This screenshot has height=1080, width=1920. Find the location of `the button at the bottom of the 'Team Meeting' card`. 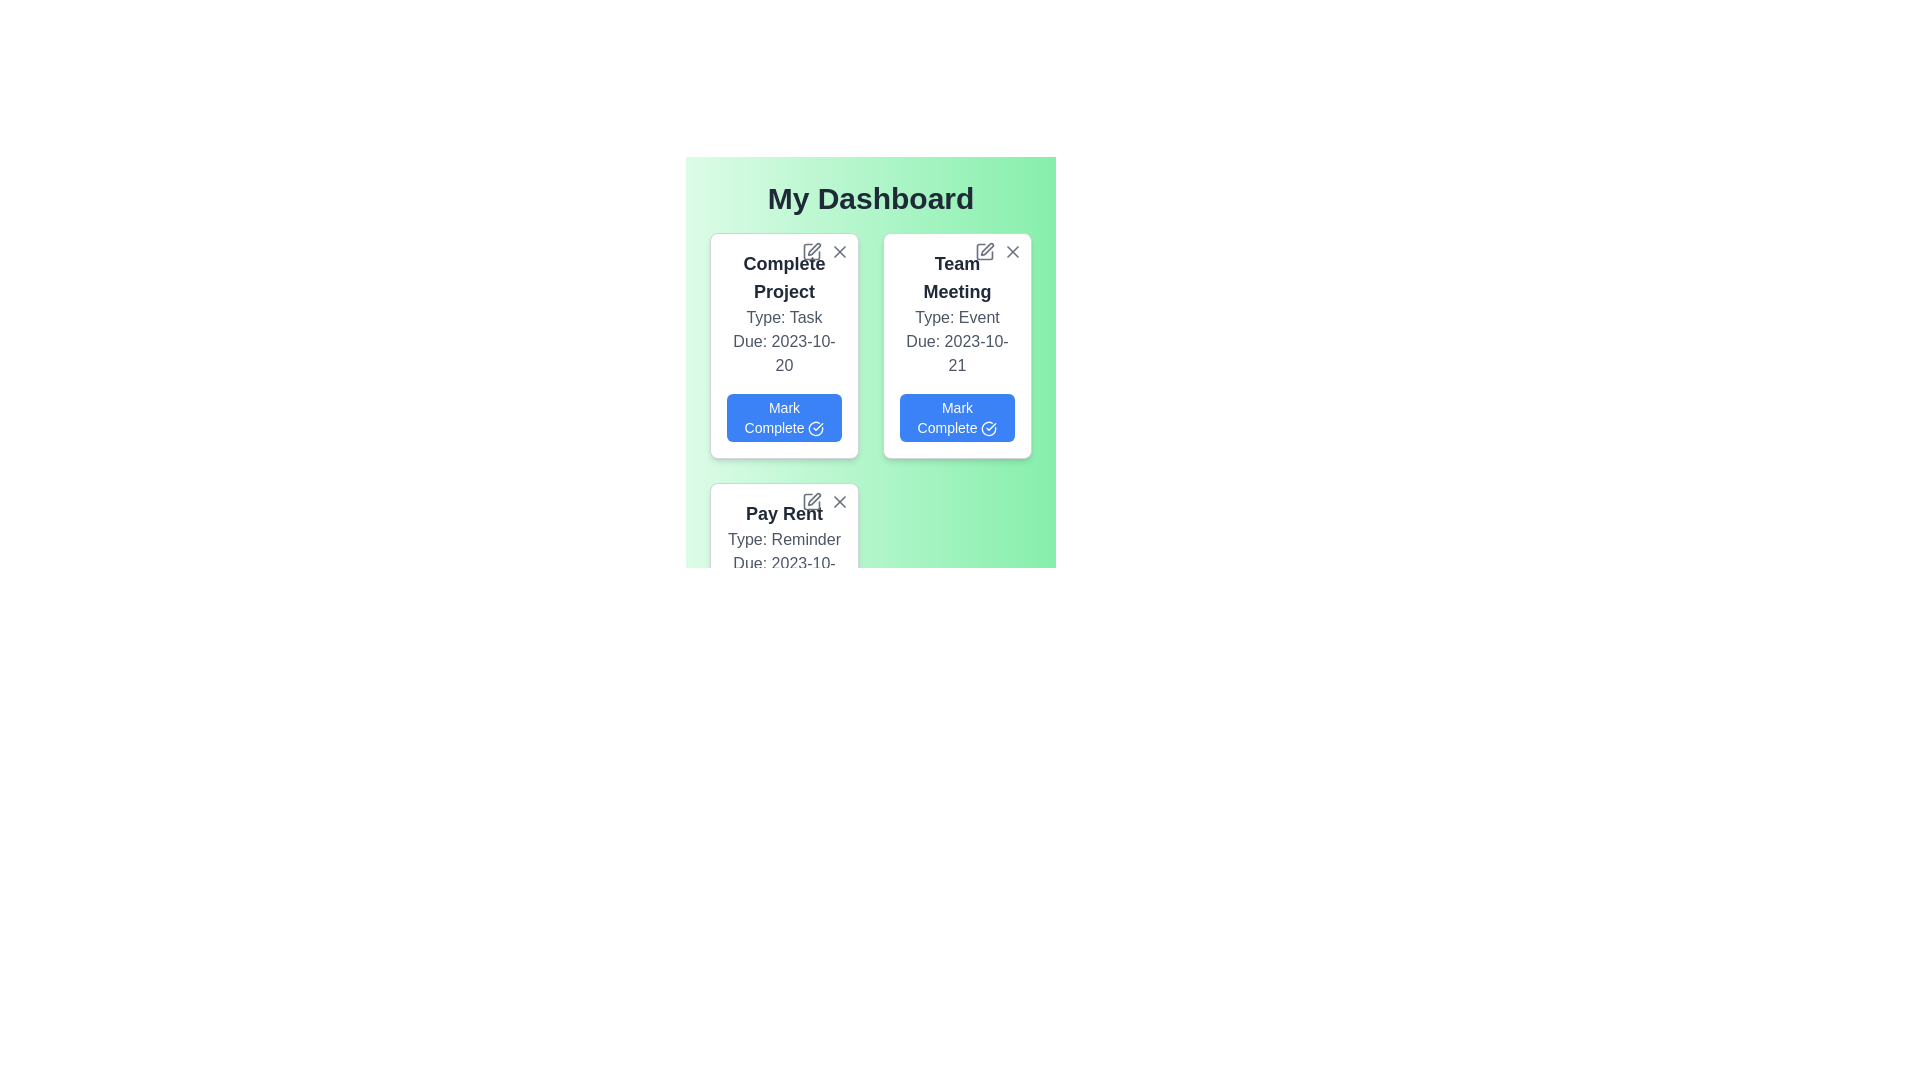

the button at the bottom of the 'Team Meeting' card is located at coordinates (956, 416).